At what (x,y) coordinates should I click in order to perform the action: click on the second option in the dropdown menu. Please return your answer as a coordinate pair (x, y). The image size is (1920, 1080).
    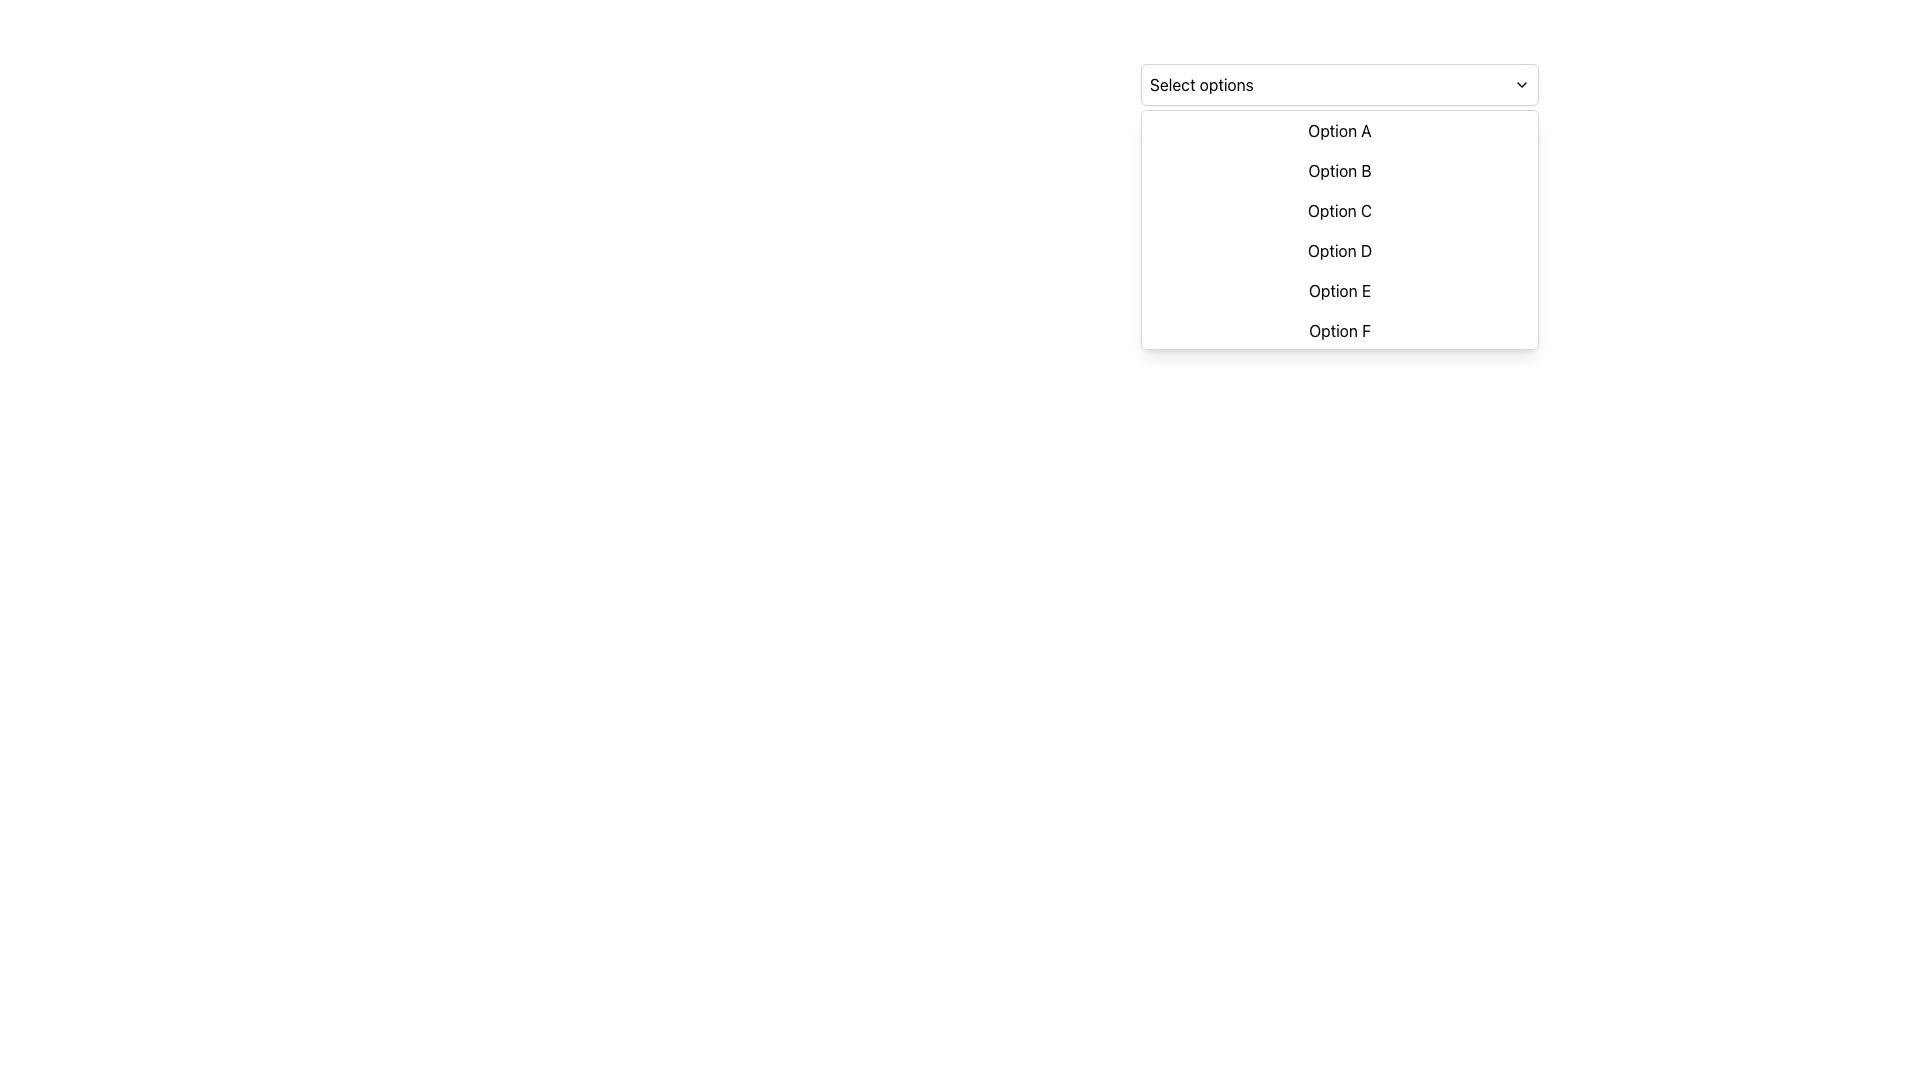
    Looking at the image, I should click on (1339, 169).